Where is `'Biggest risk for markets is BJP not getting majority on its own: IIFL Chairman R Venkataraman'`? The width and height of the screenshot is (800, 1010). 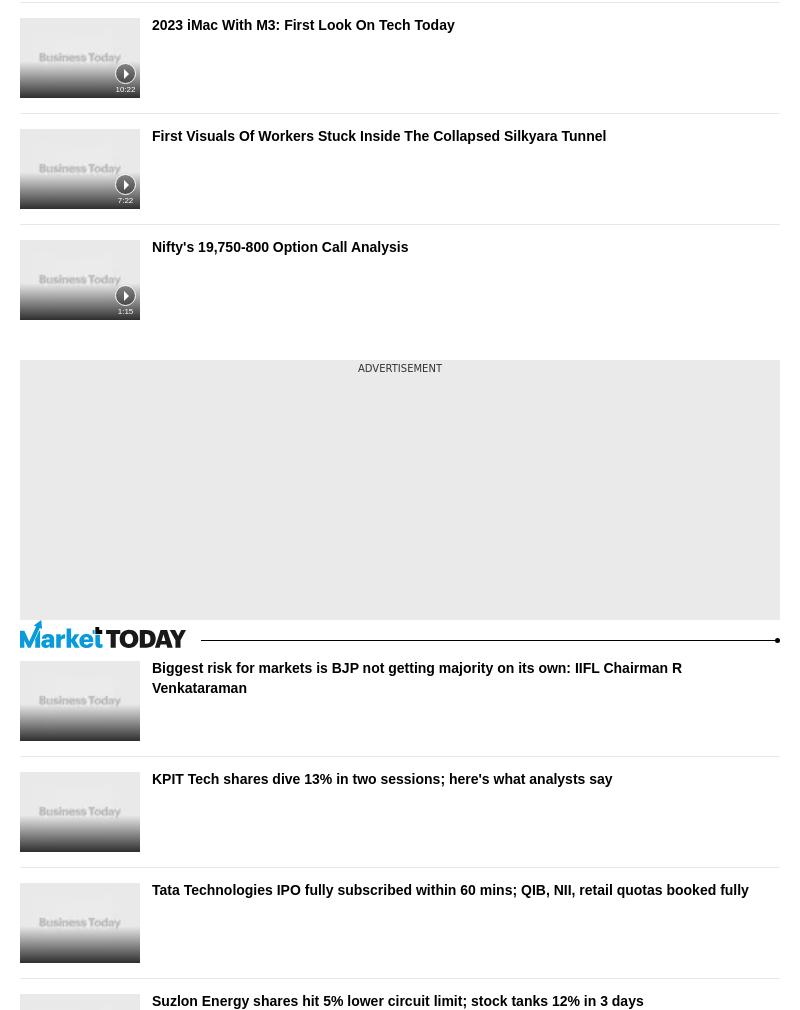
'Biggest risk for markets is BJP not getting majority on its own: IIFL Chairman R Venkataraman' is located at coordinates (416, 677).